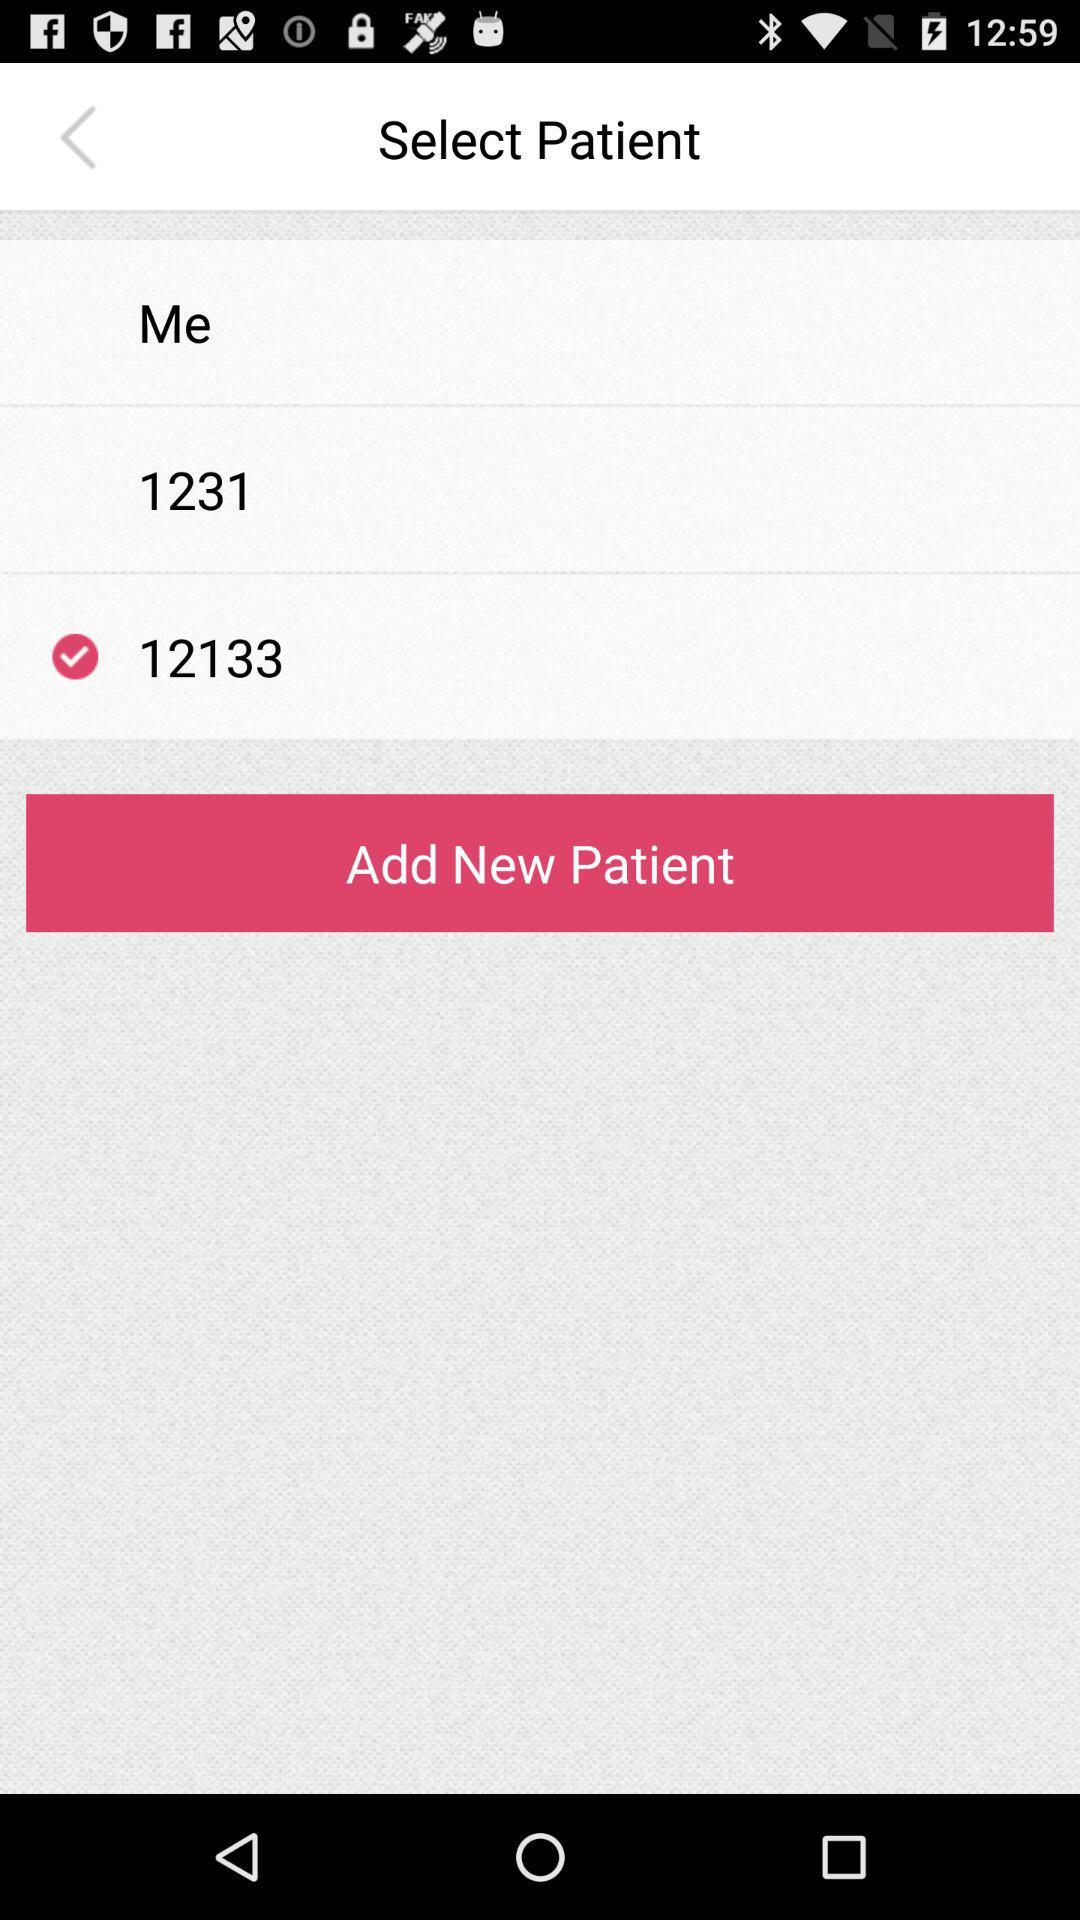  I want to click on the icon above the 12133, so click(540, 571).